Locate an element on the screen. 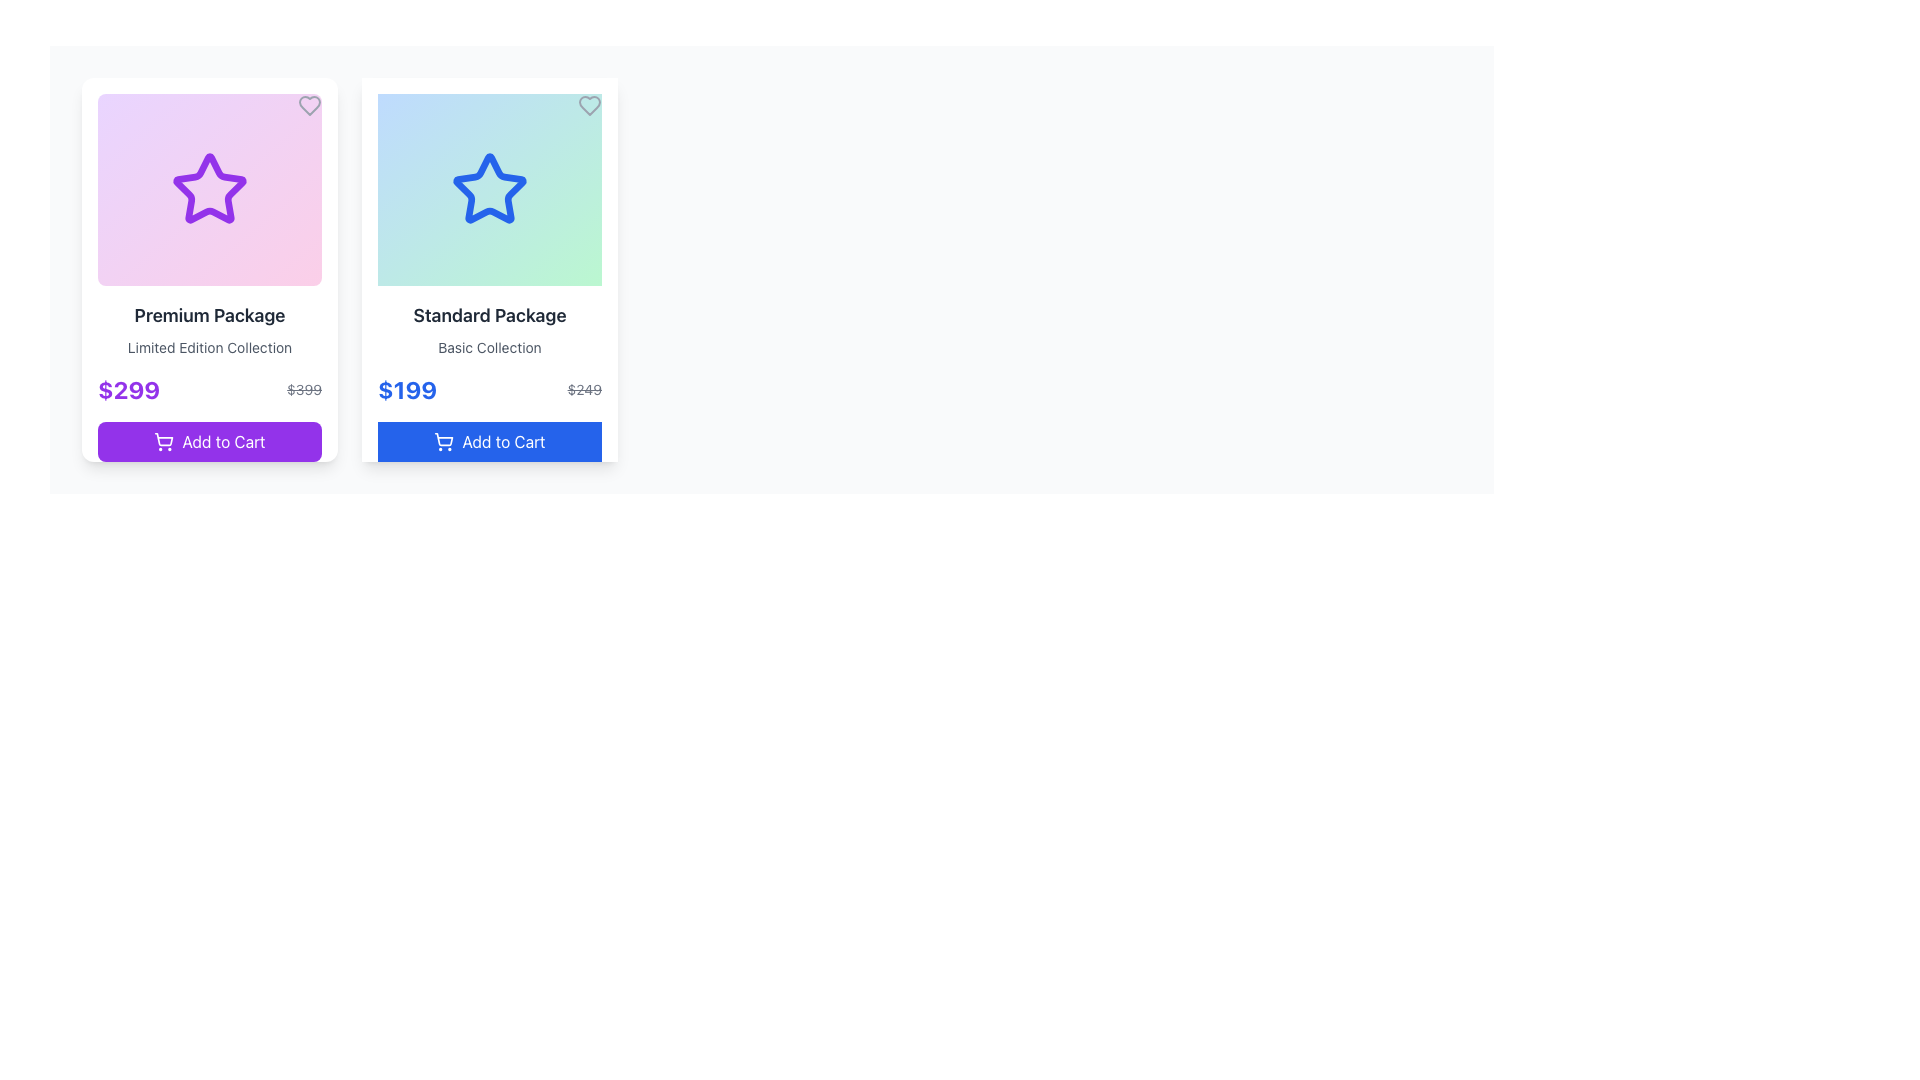 The image size is (1920, 1080). the price label displaying '$299' in bold, large purple text at the bottom left corner of the 'Premium Package' card is located at coordinates (128, 389).